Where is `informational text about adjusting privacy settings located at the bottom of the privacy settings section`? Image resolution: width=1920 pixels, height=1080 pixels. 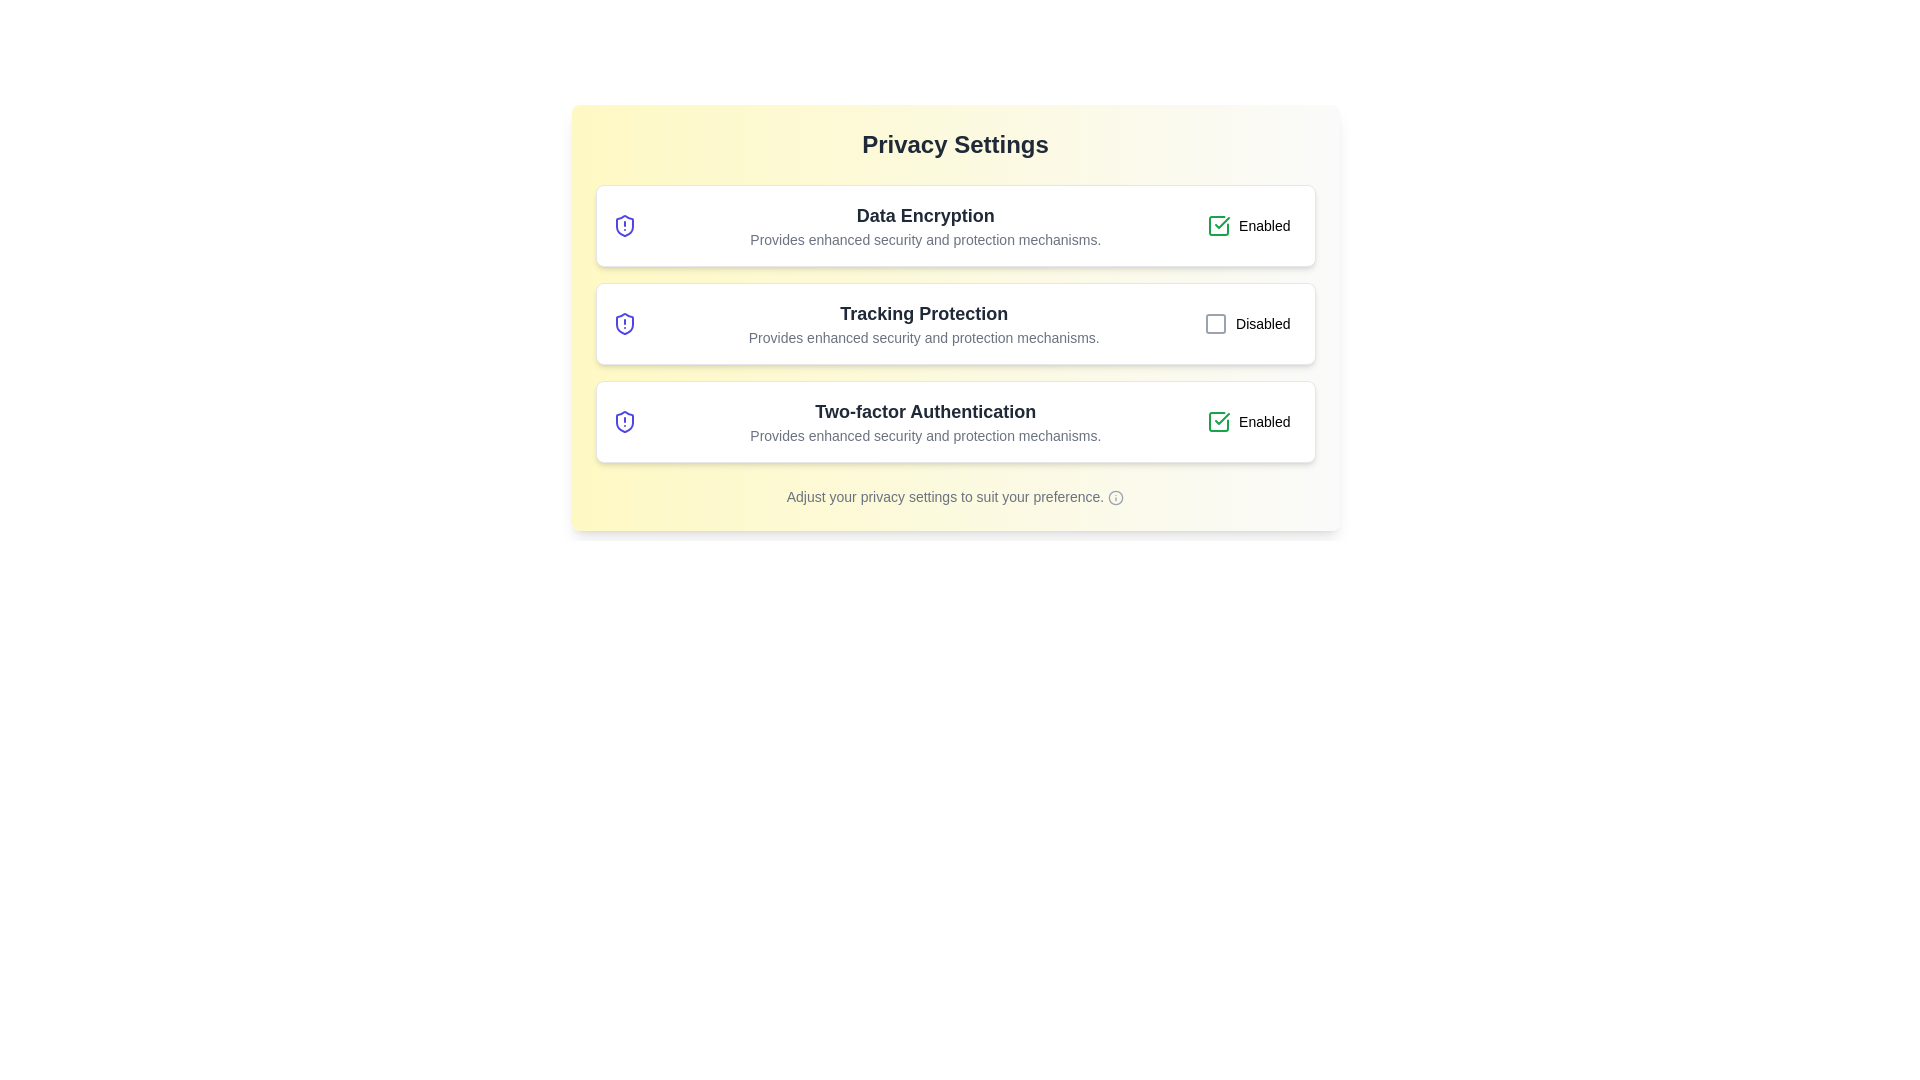 informational text about adjusting privacy settings located at the bottom of the privacy settings section is located at coordinates (954, 496).